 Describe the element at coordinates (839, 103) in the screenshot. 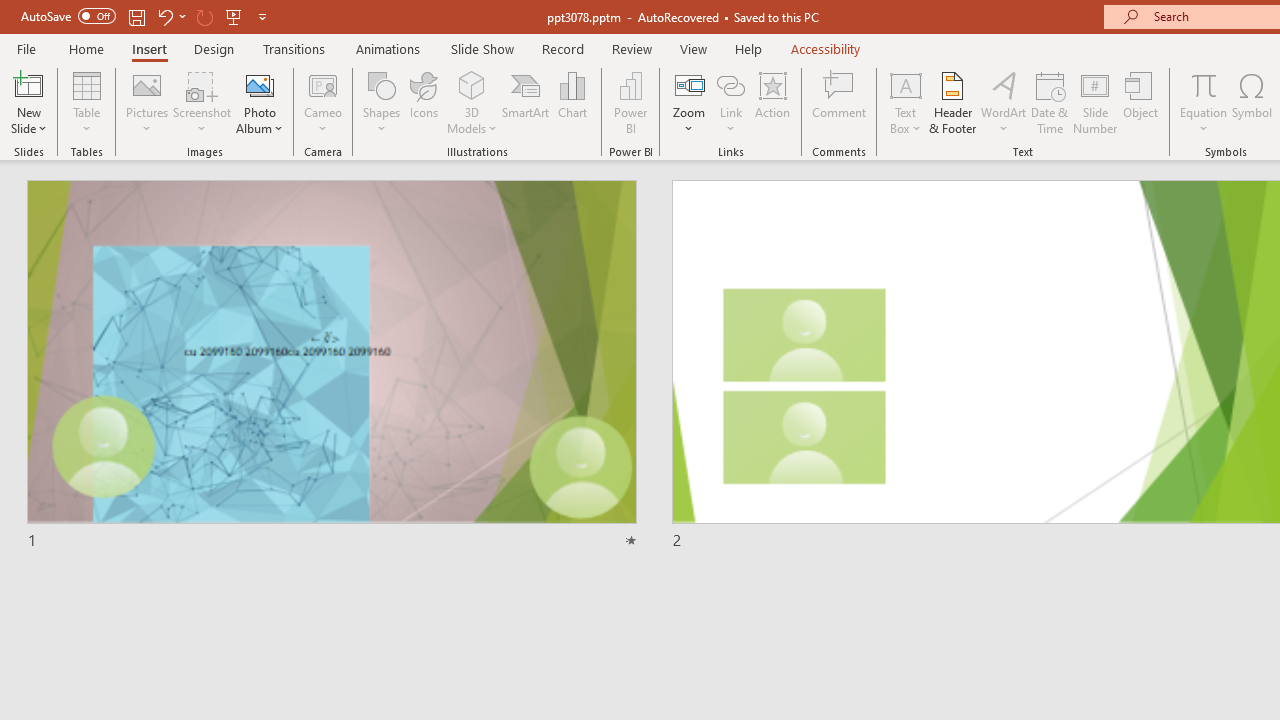

I see `'Comment'` at that location.